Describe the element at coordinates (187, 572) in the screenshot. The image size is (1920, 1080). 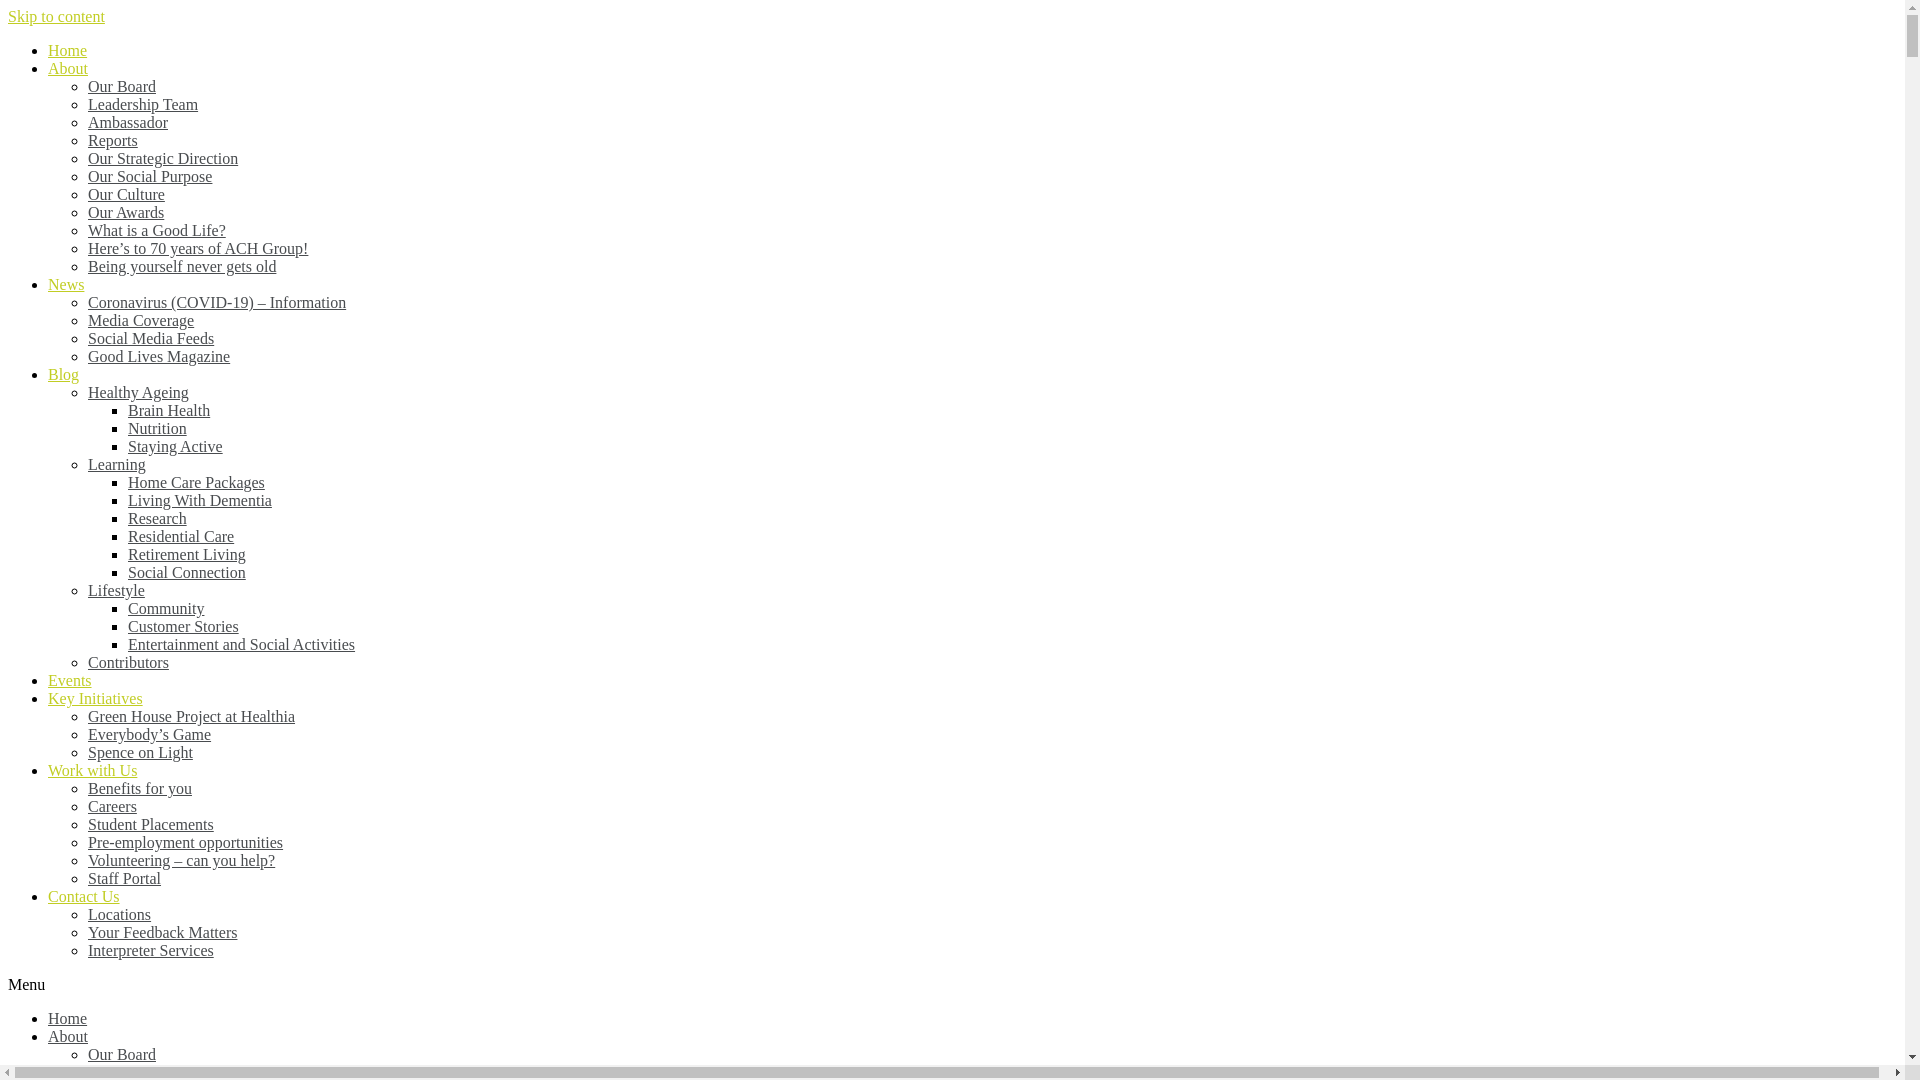
I see `'Social Connection'` at that location.